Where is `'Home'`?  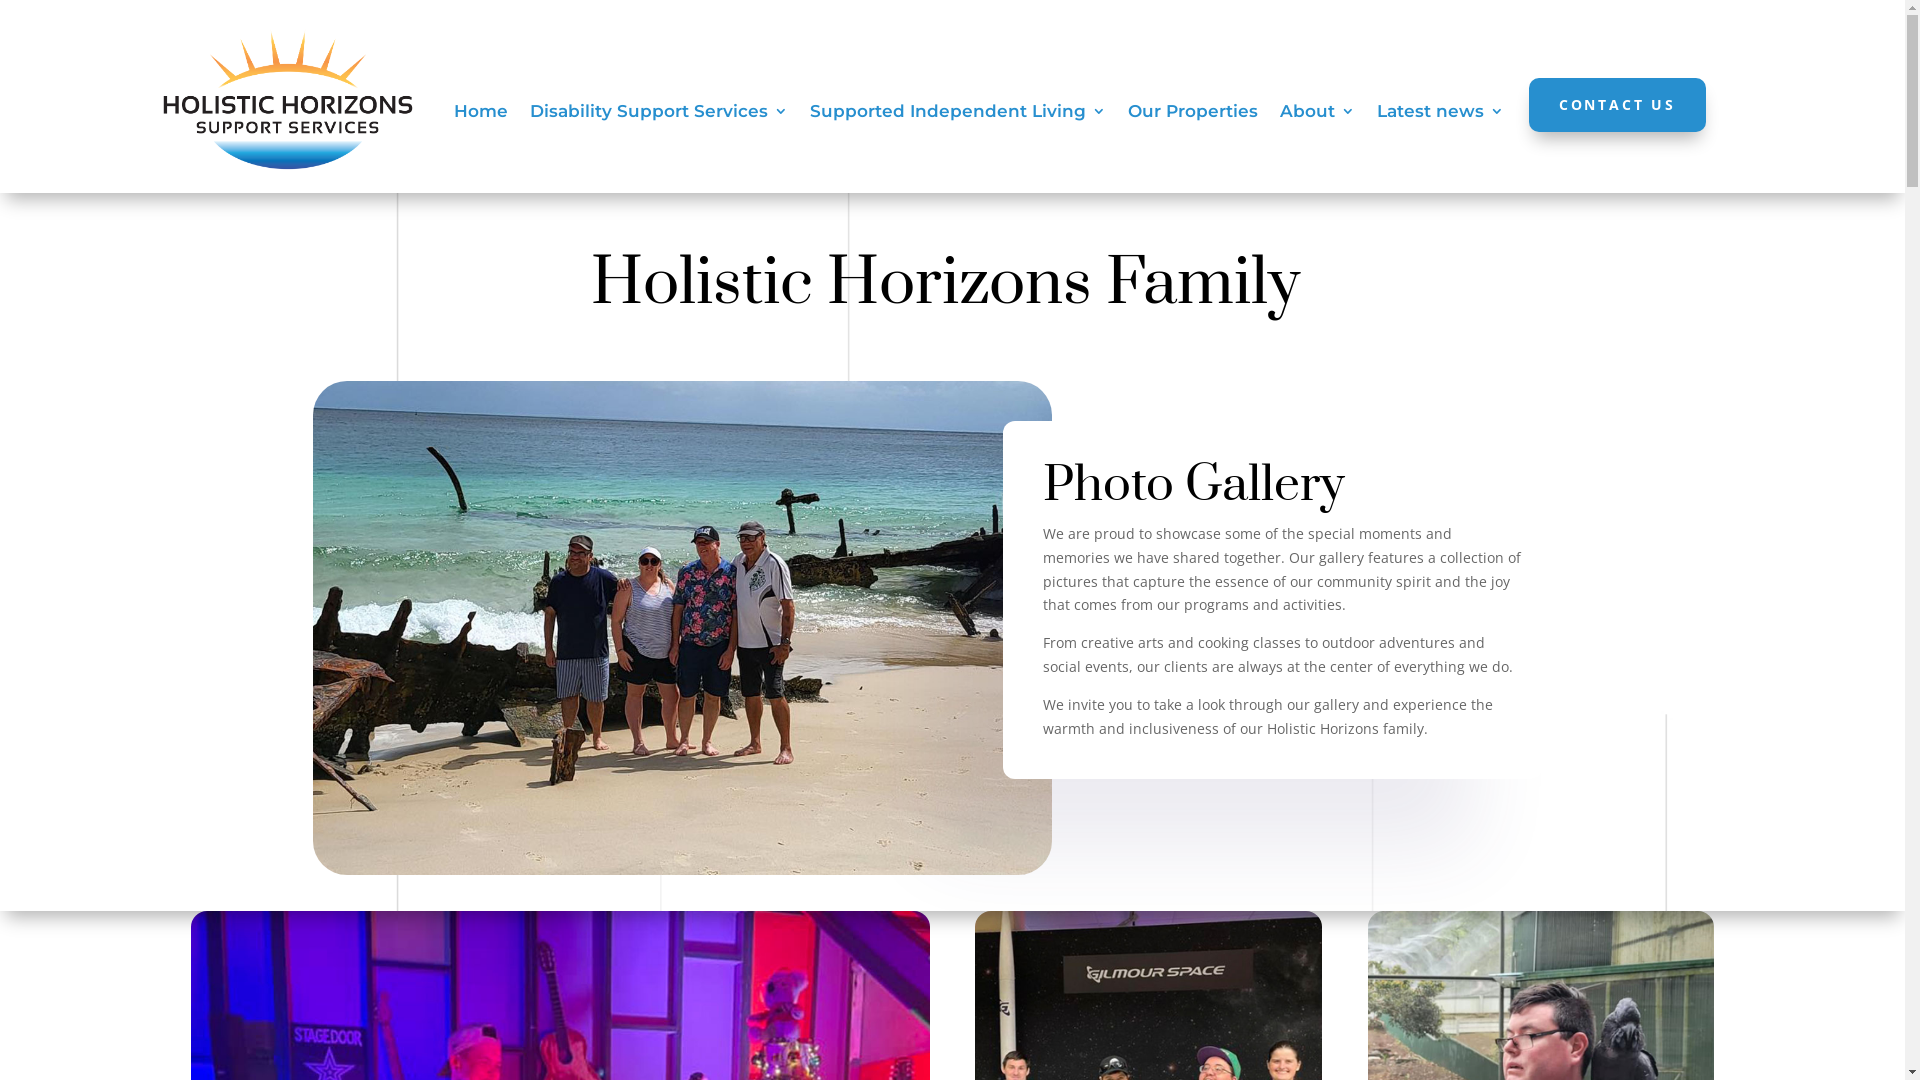 'Home' is located at coordinates (480, 115).